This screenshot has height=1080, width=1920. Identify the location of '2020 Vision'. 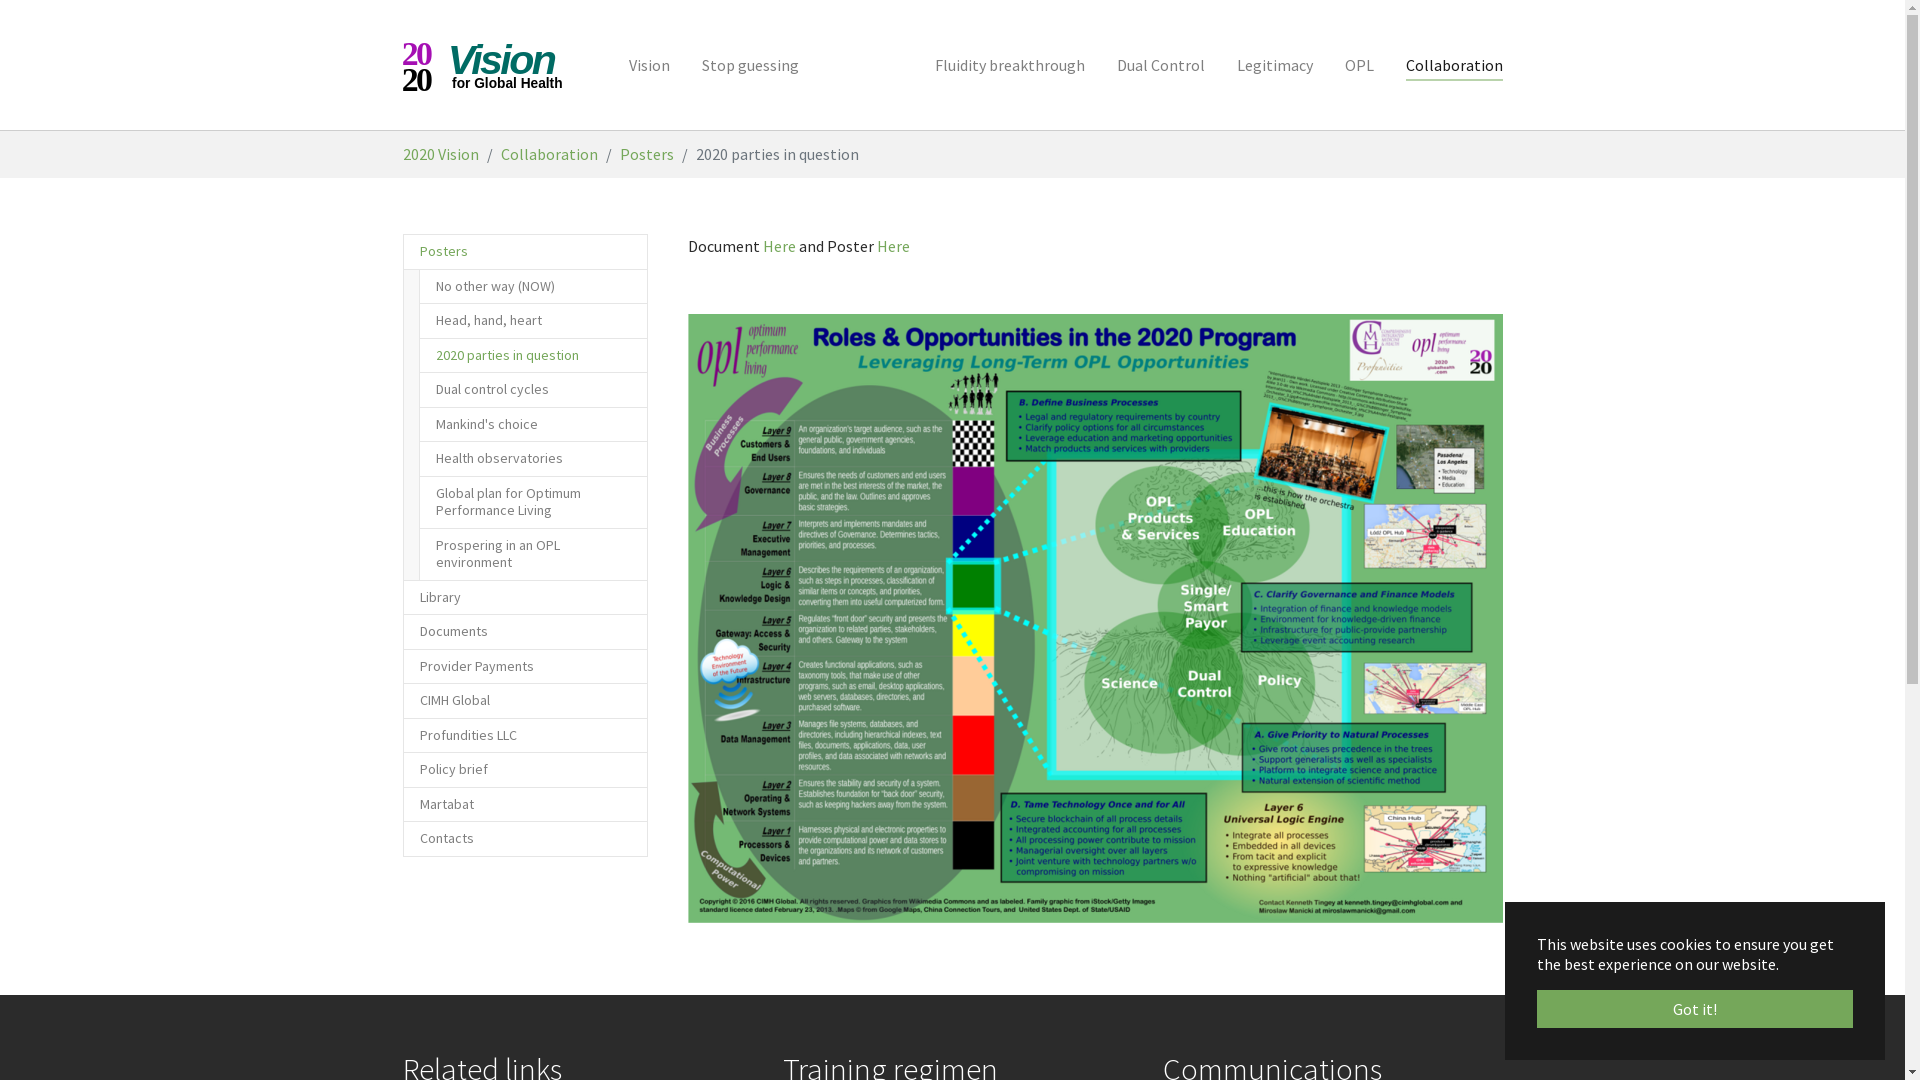
(439, 153).